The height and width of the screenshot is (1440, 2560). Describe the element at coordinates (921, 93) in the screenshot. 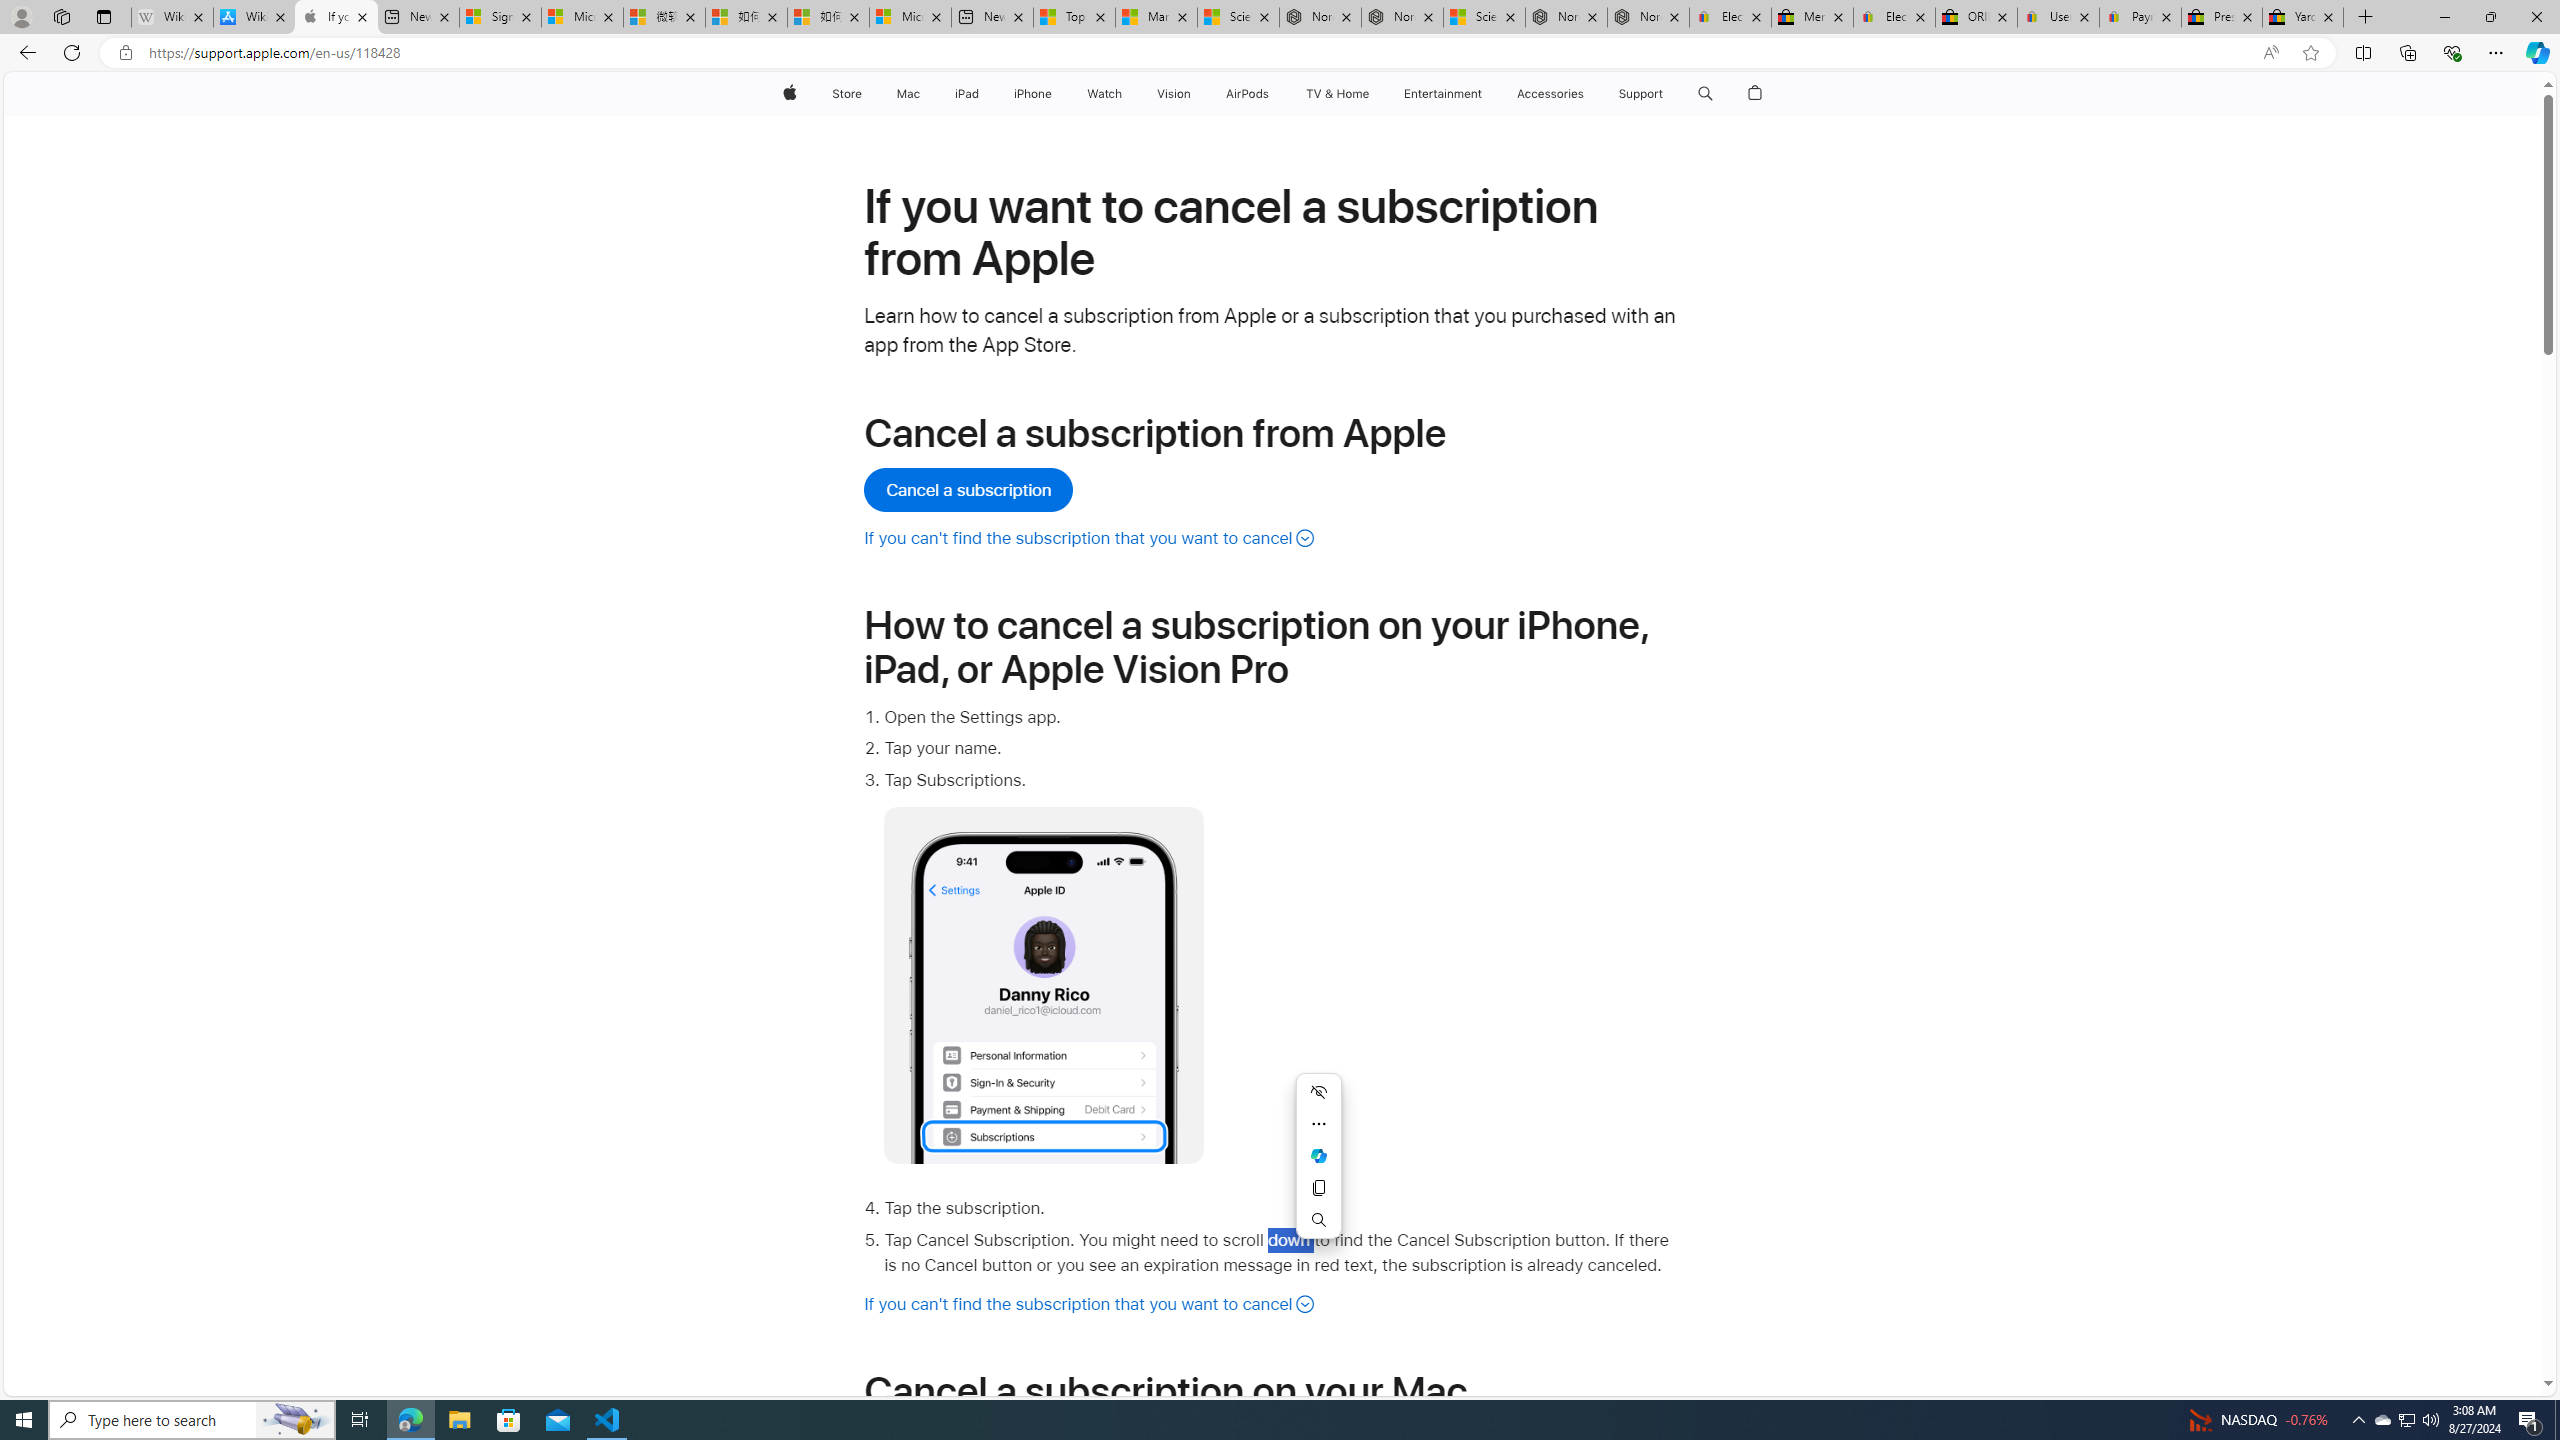

I see `'Mac menu'` at that location.